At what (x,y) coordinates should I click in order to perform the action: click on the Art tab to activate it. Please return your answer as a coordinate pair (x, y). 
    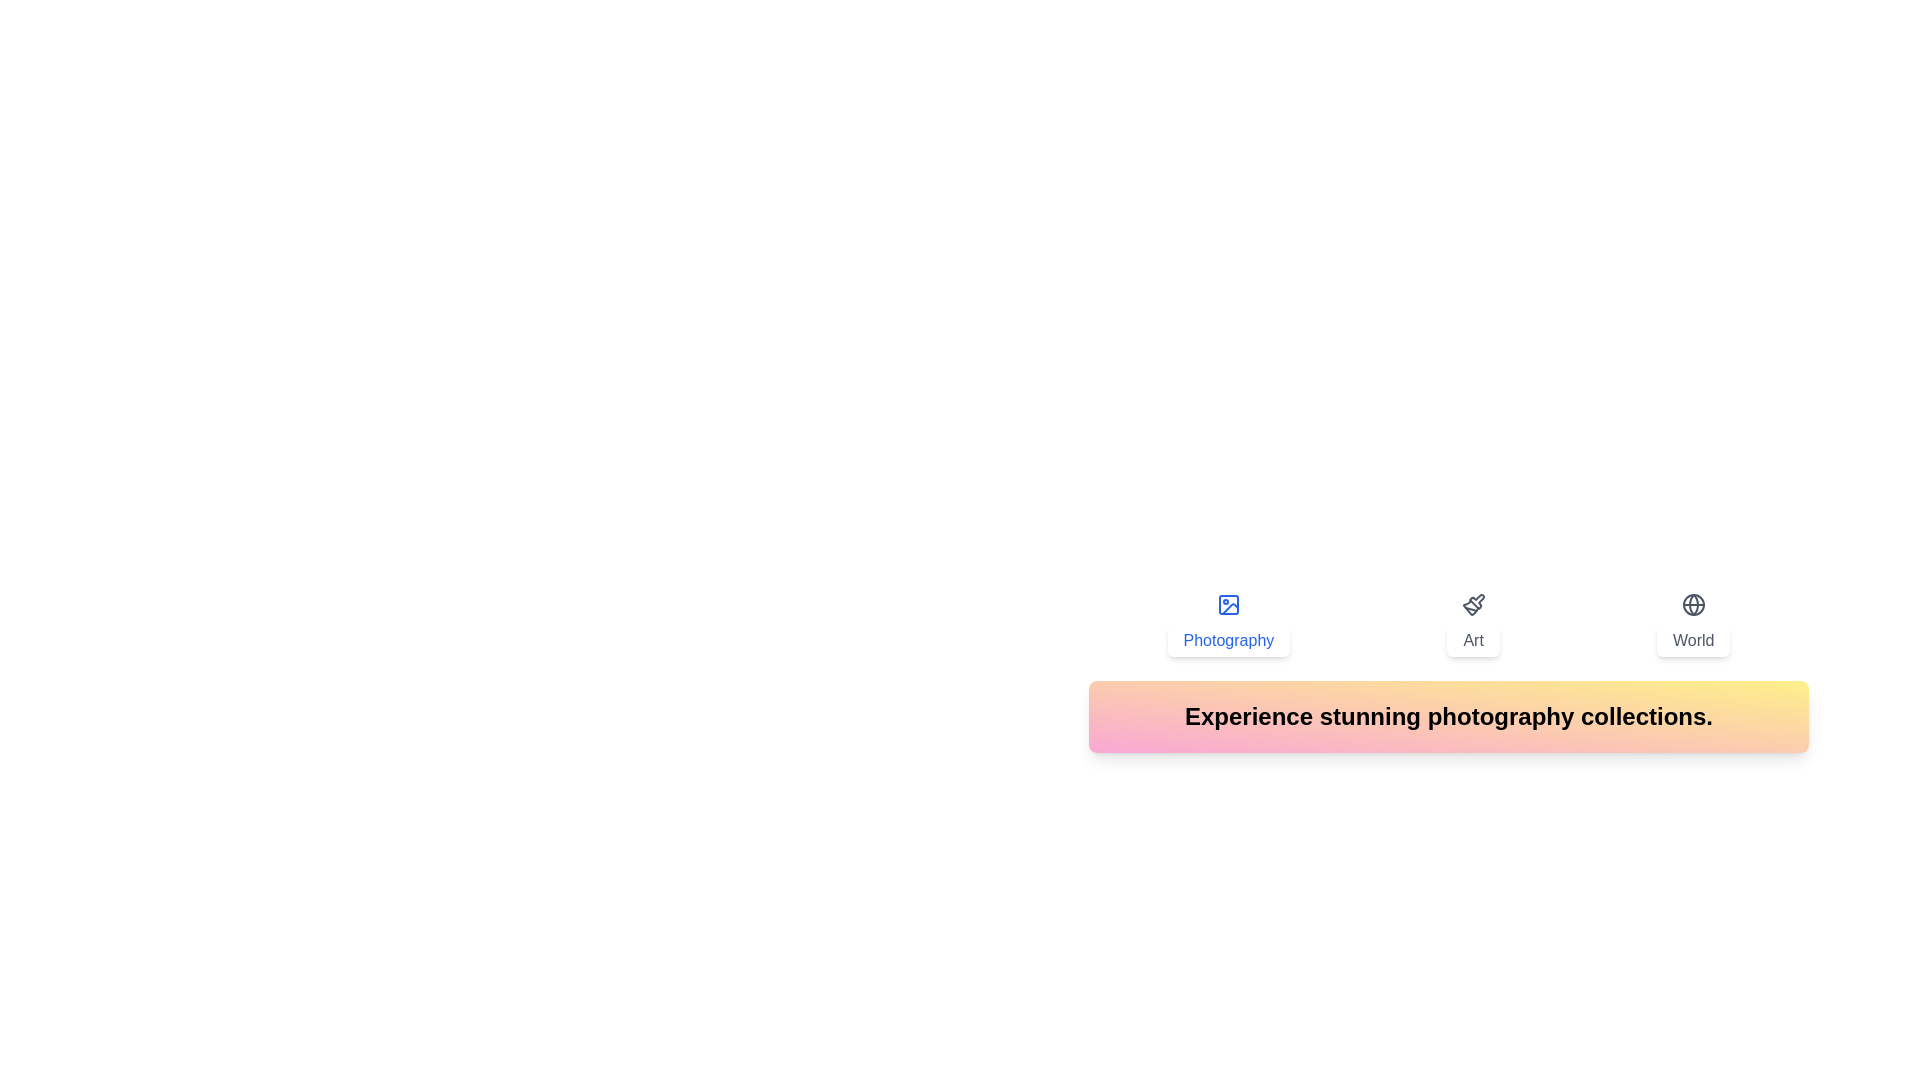
    Looking at the image, I should click on (1473, 623).